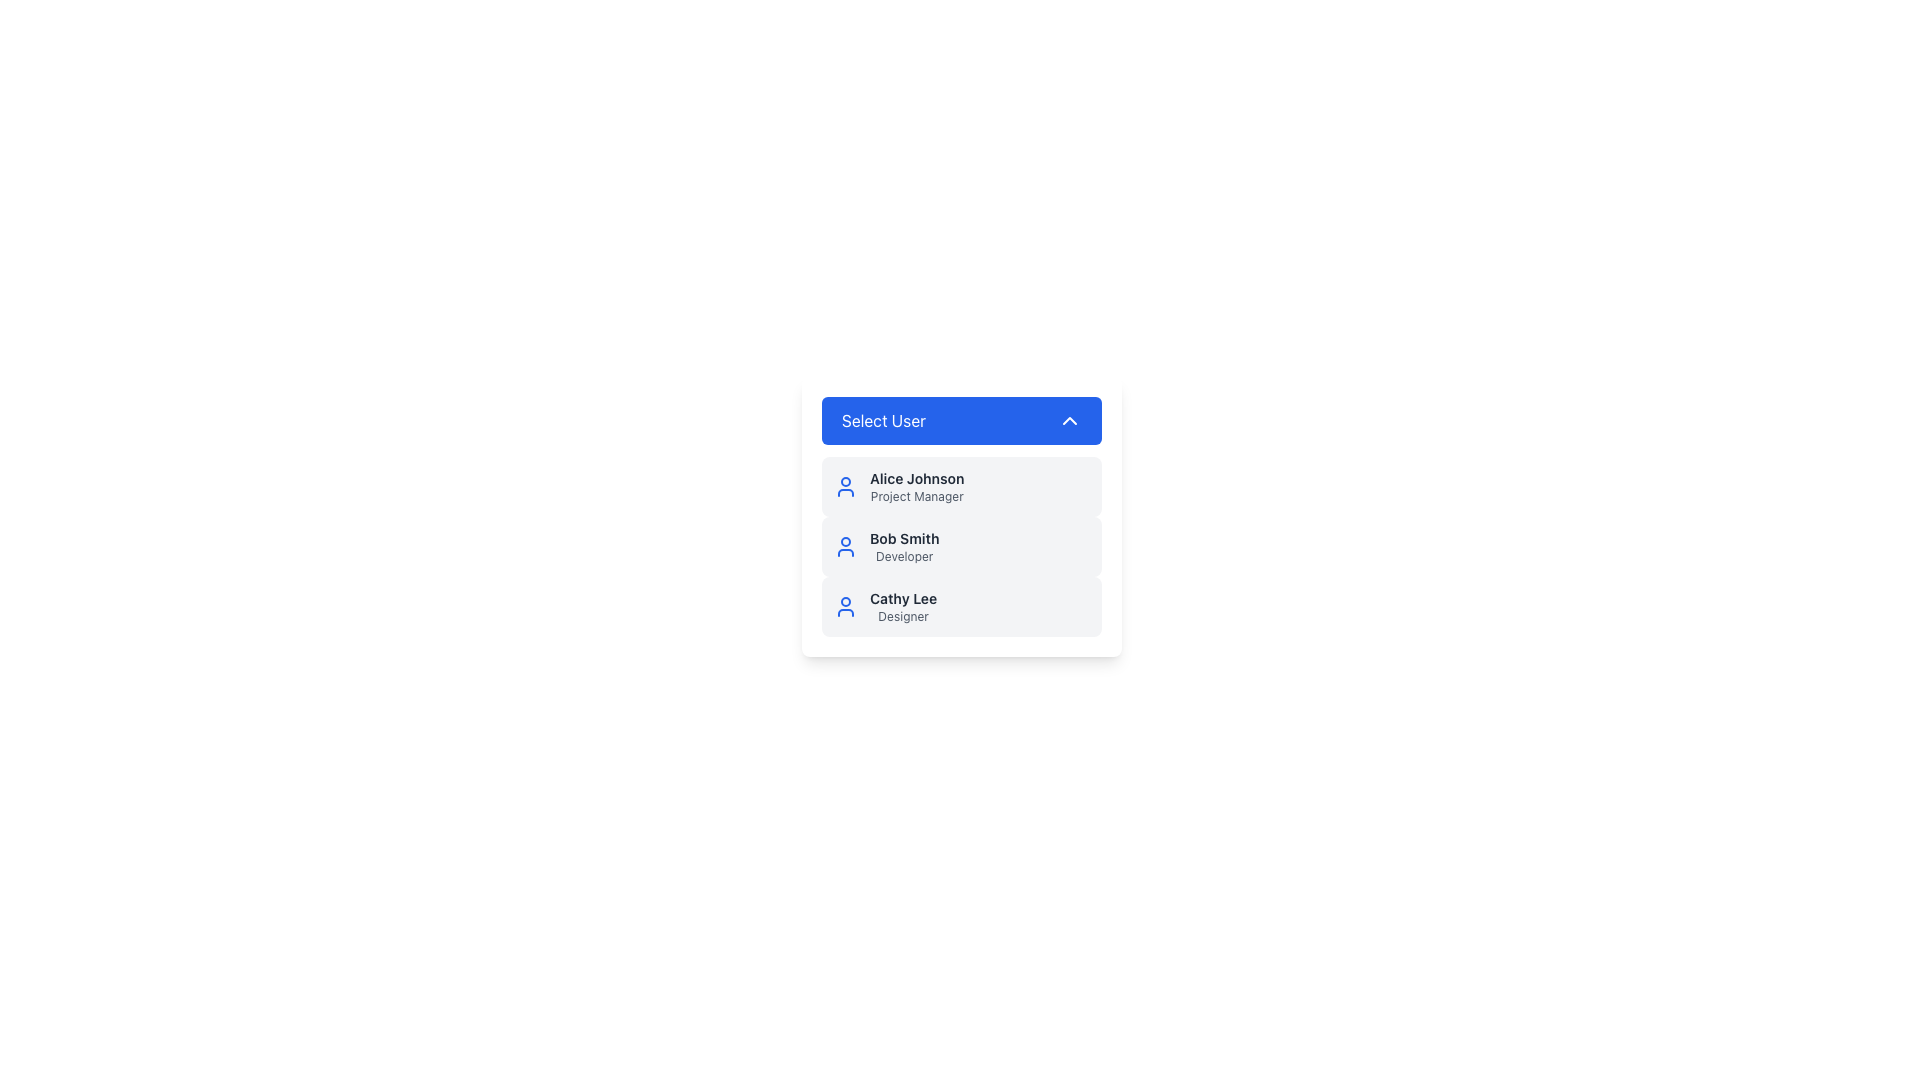  What do you see at coordinates (903, 538) in the screenshot?
I see `text label displaying 'Bob Smith' in bold dark gray font located in the dropdown list under 'Select User'` at bounding box center [903, 538].